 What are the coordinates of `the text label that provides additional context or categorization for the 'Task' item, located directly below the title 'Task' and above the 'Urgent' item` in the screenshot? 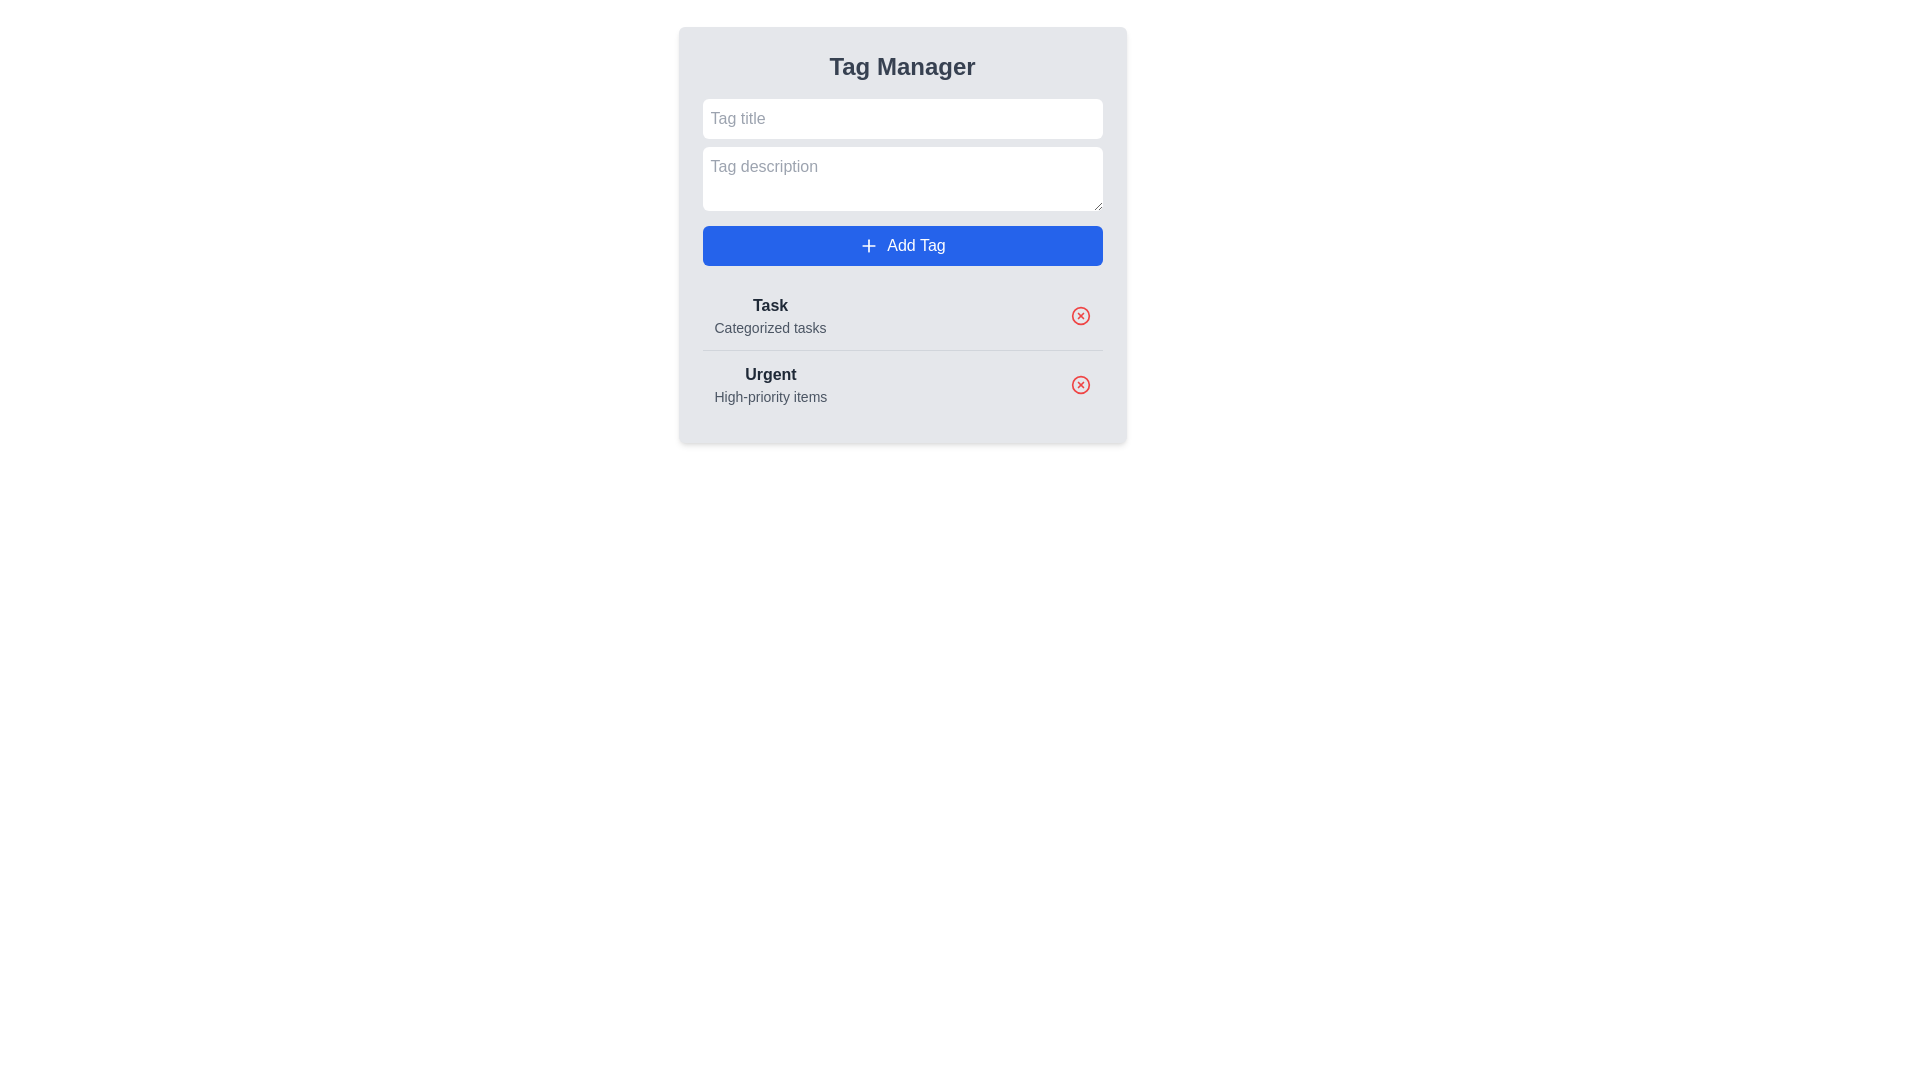 It's located at (769, 326).